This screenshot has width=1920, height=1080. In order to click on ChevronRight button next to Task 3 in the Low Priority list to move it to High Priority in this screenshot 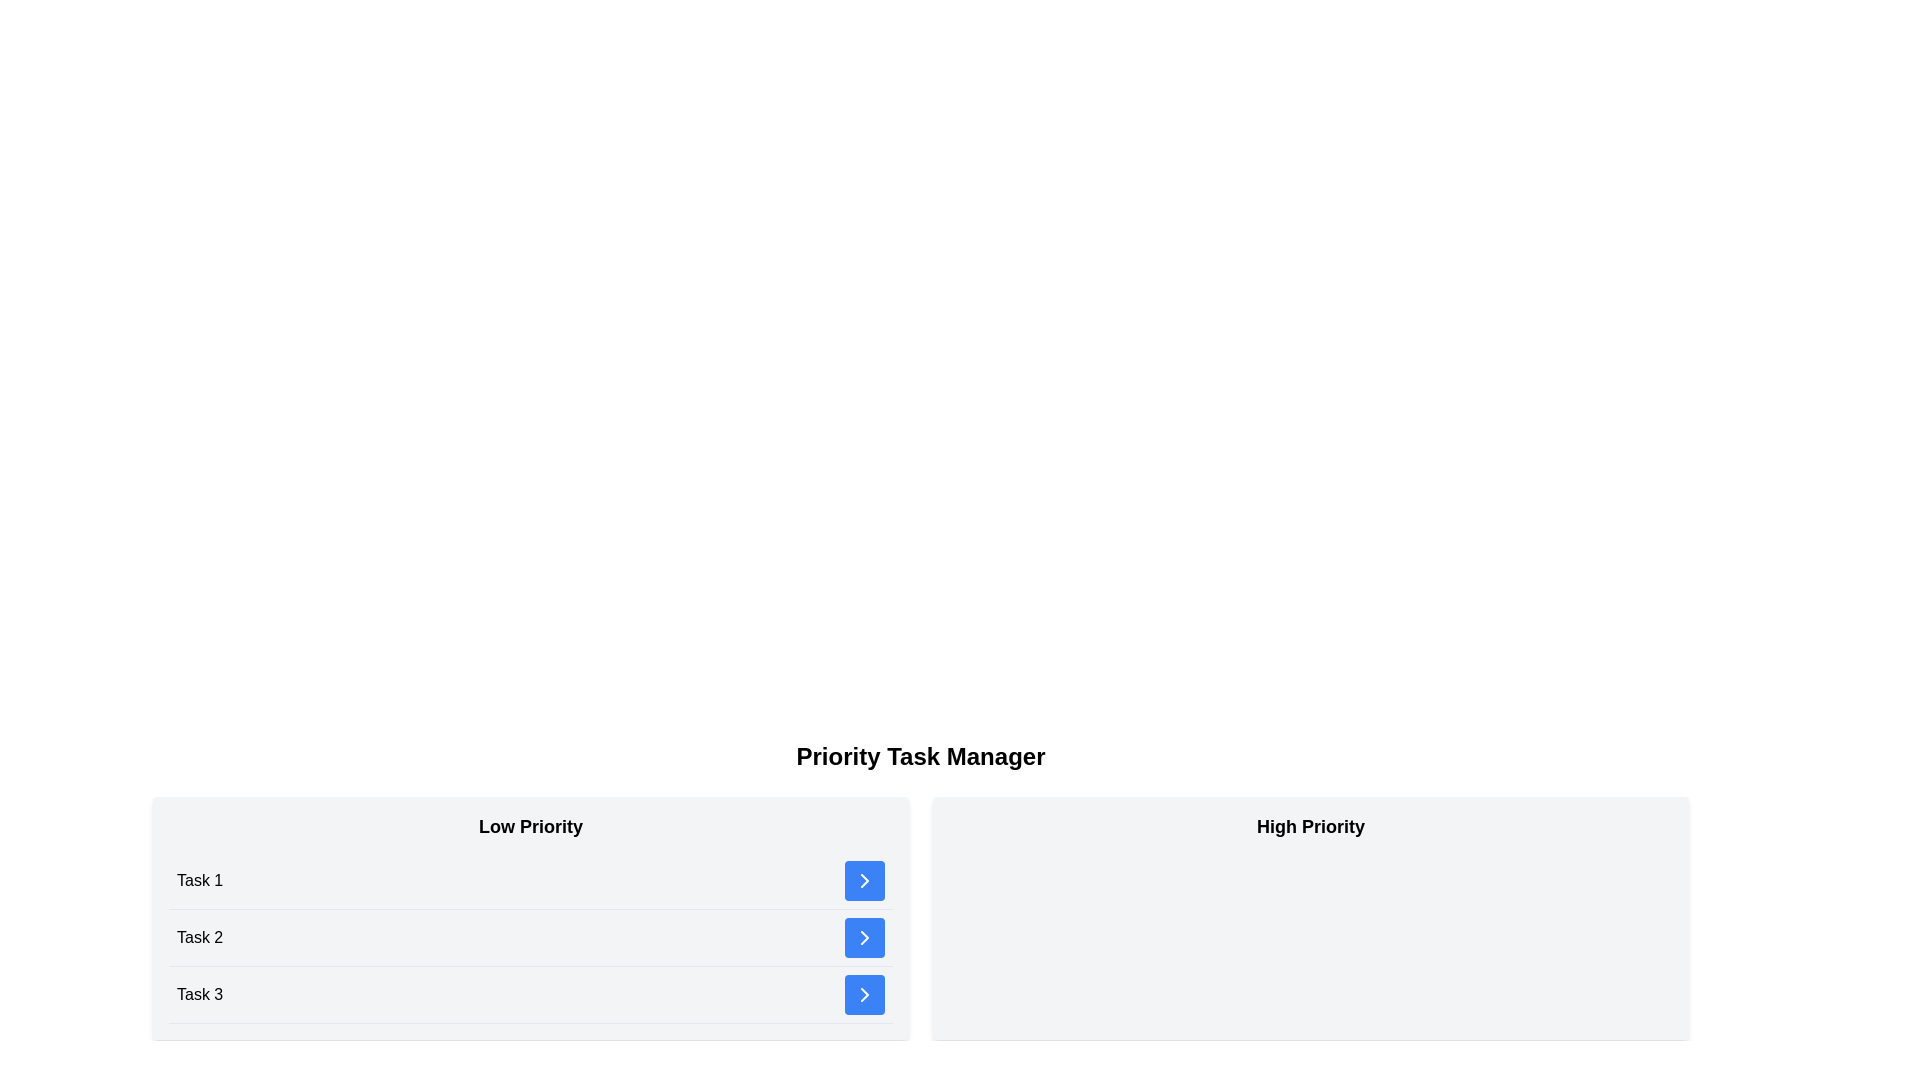, I will do `click(864, 995)`.